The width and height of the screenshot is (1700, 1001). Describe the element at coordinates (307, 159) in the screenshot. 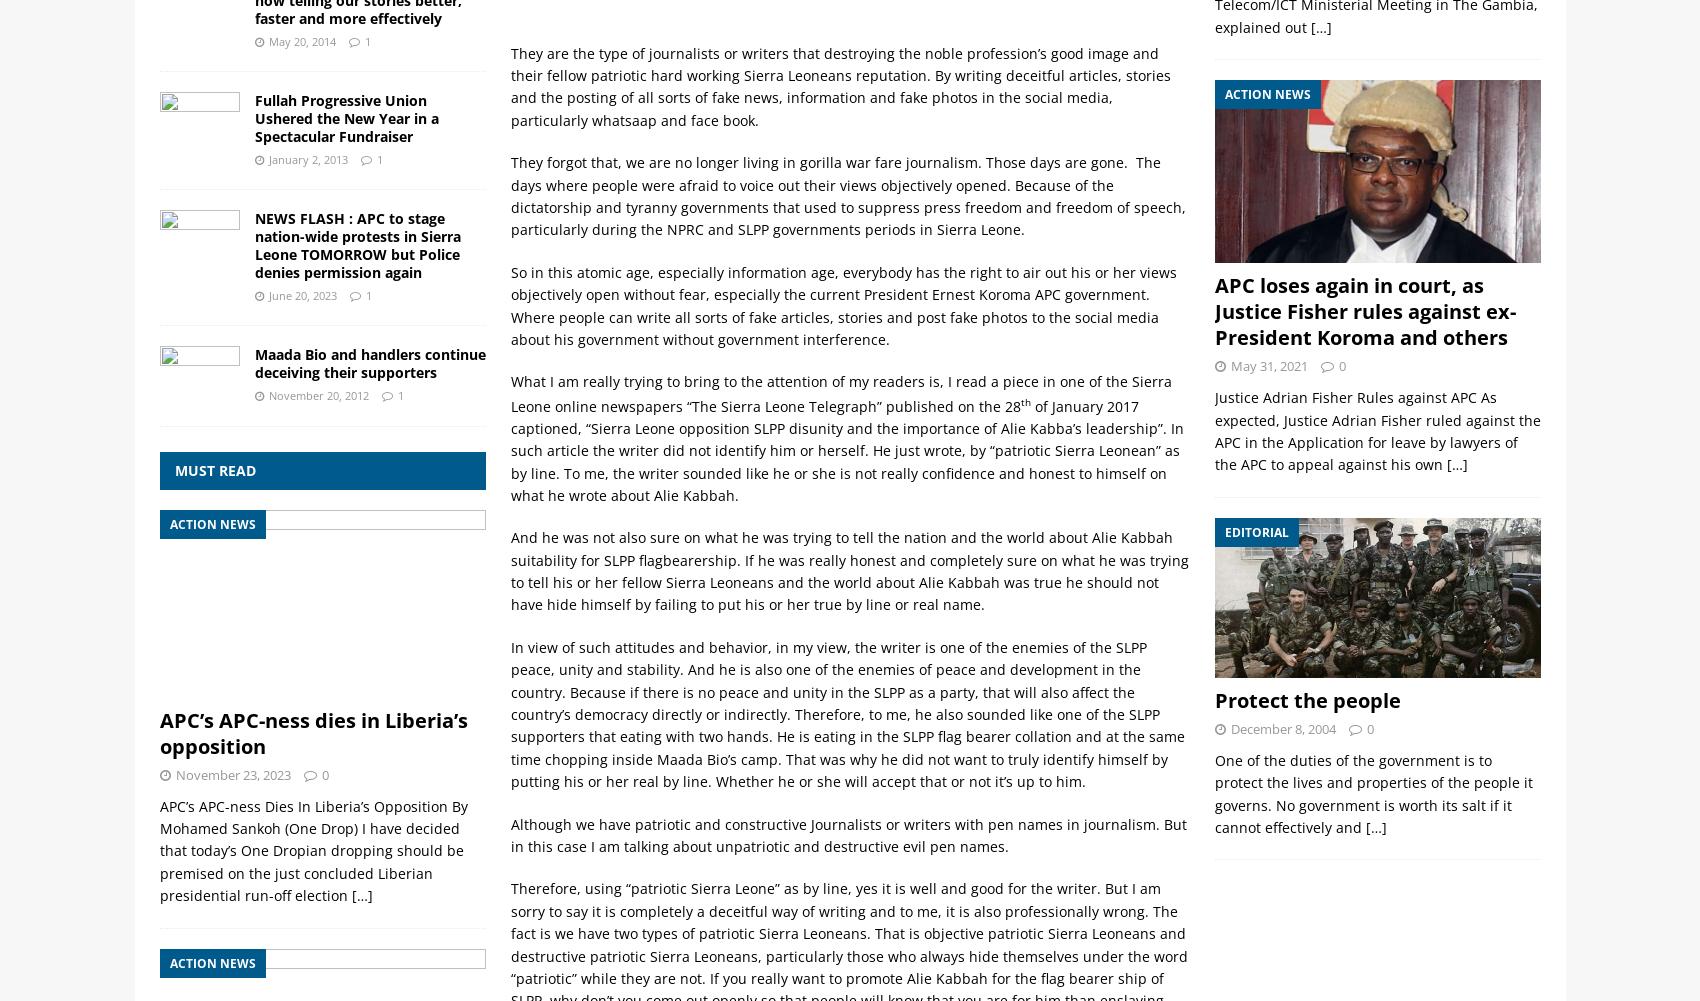

I see `'January 2, 2013'` at that location.